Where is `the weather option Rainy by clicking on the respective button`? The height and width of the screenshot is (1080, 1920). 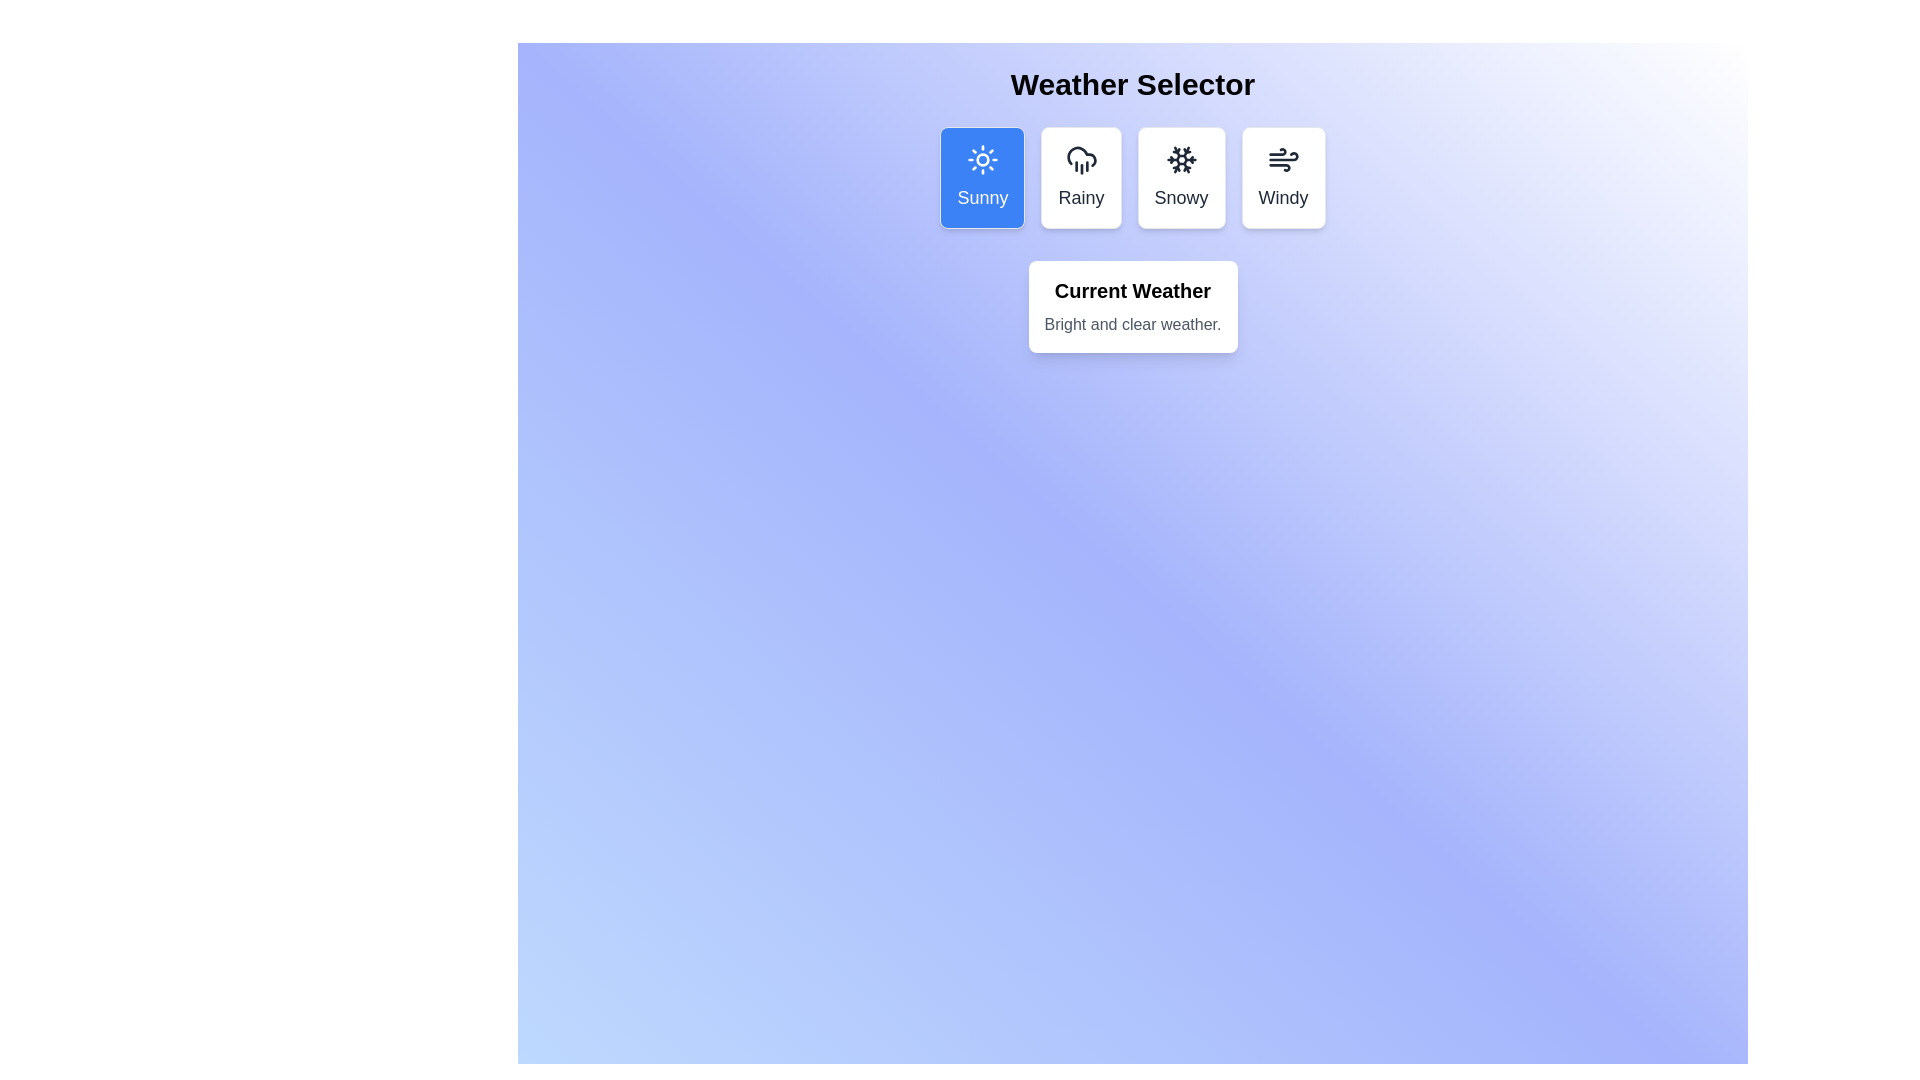 the weather option Rainy by clicking on the respective button is located at coordinates (1079, 176).